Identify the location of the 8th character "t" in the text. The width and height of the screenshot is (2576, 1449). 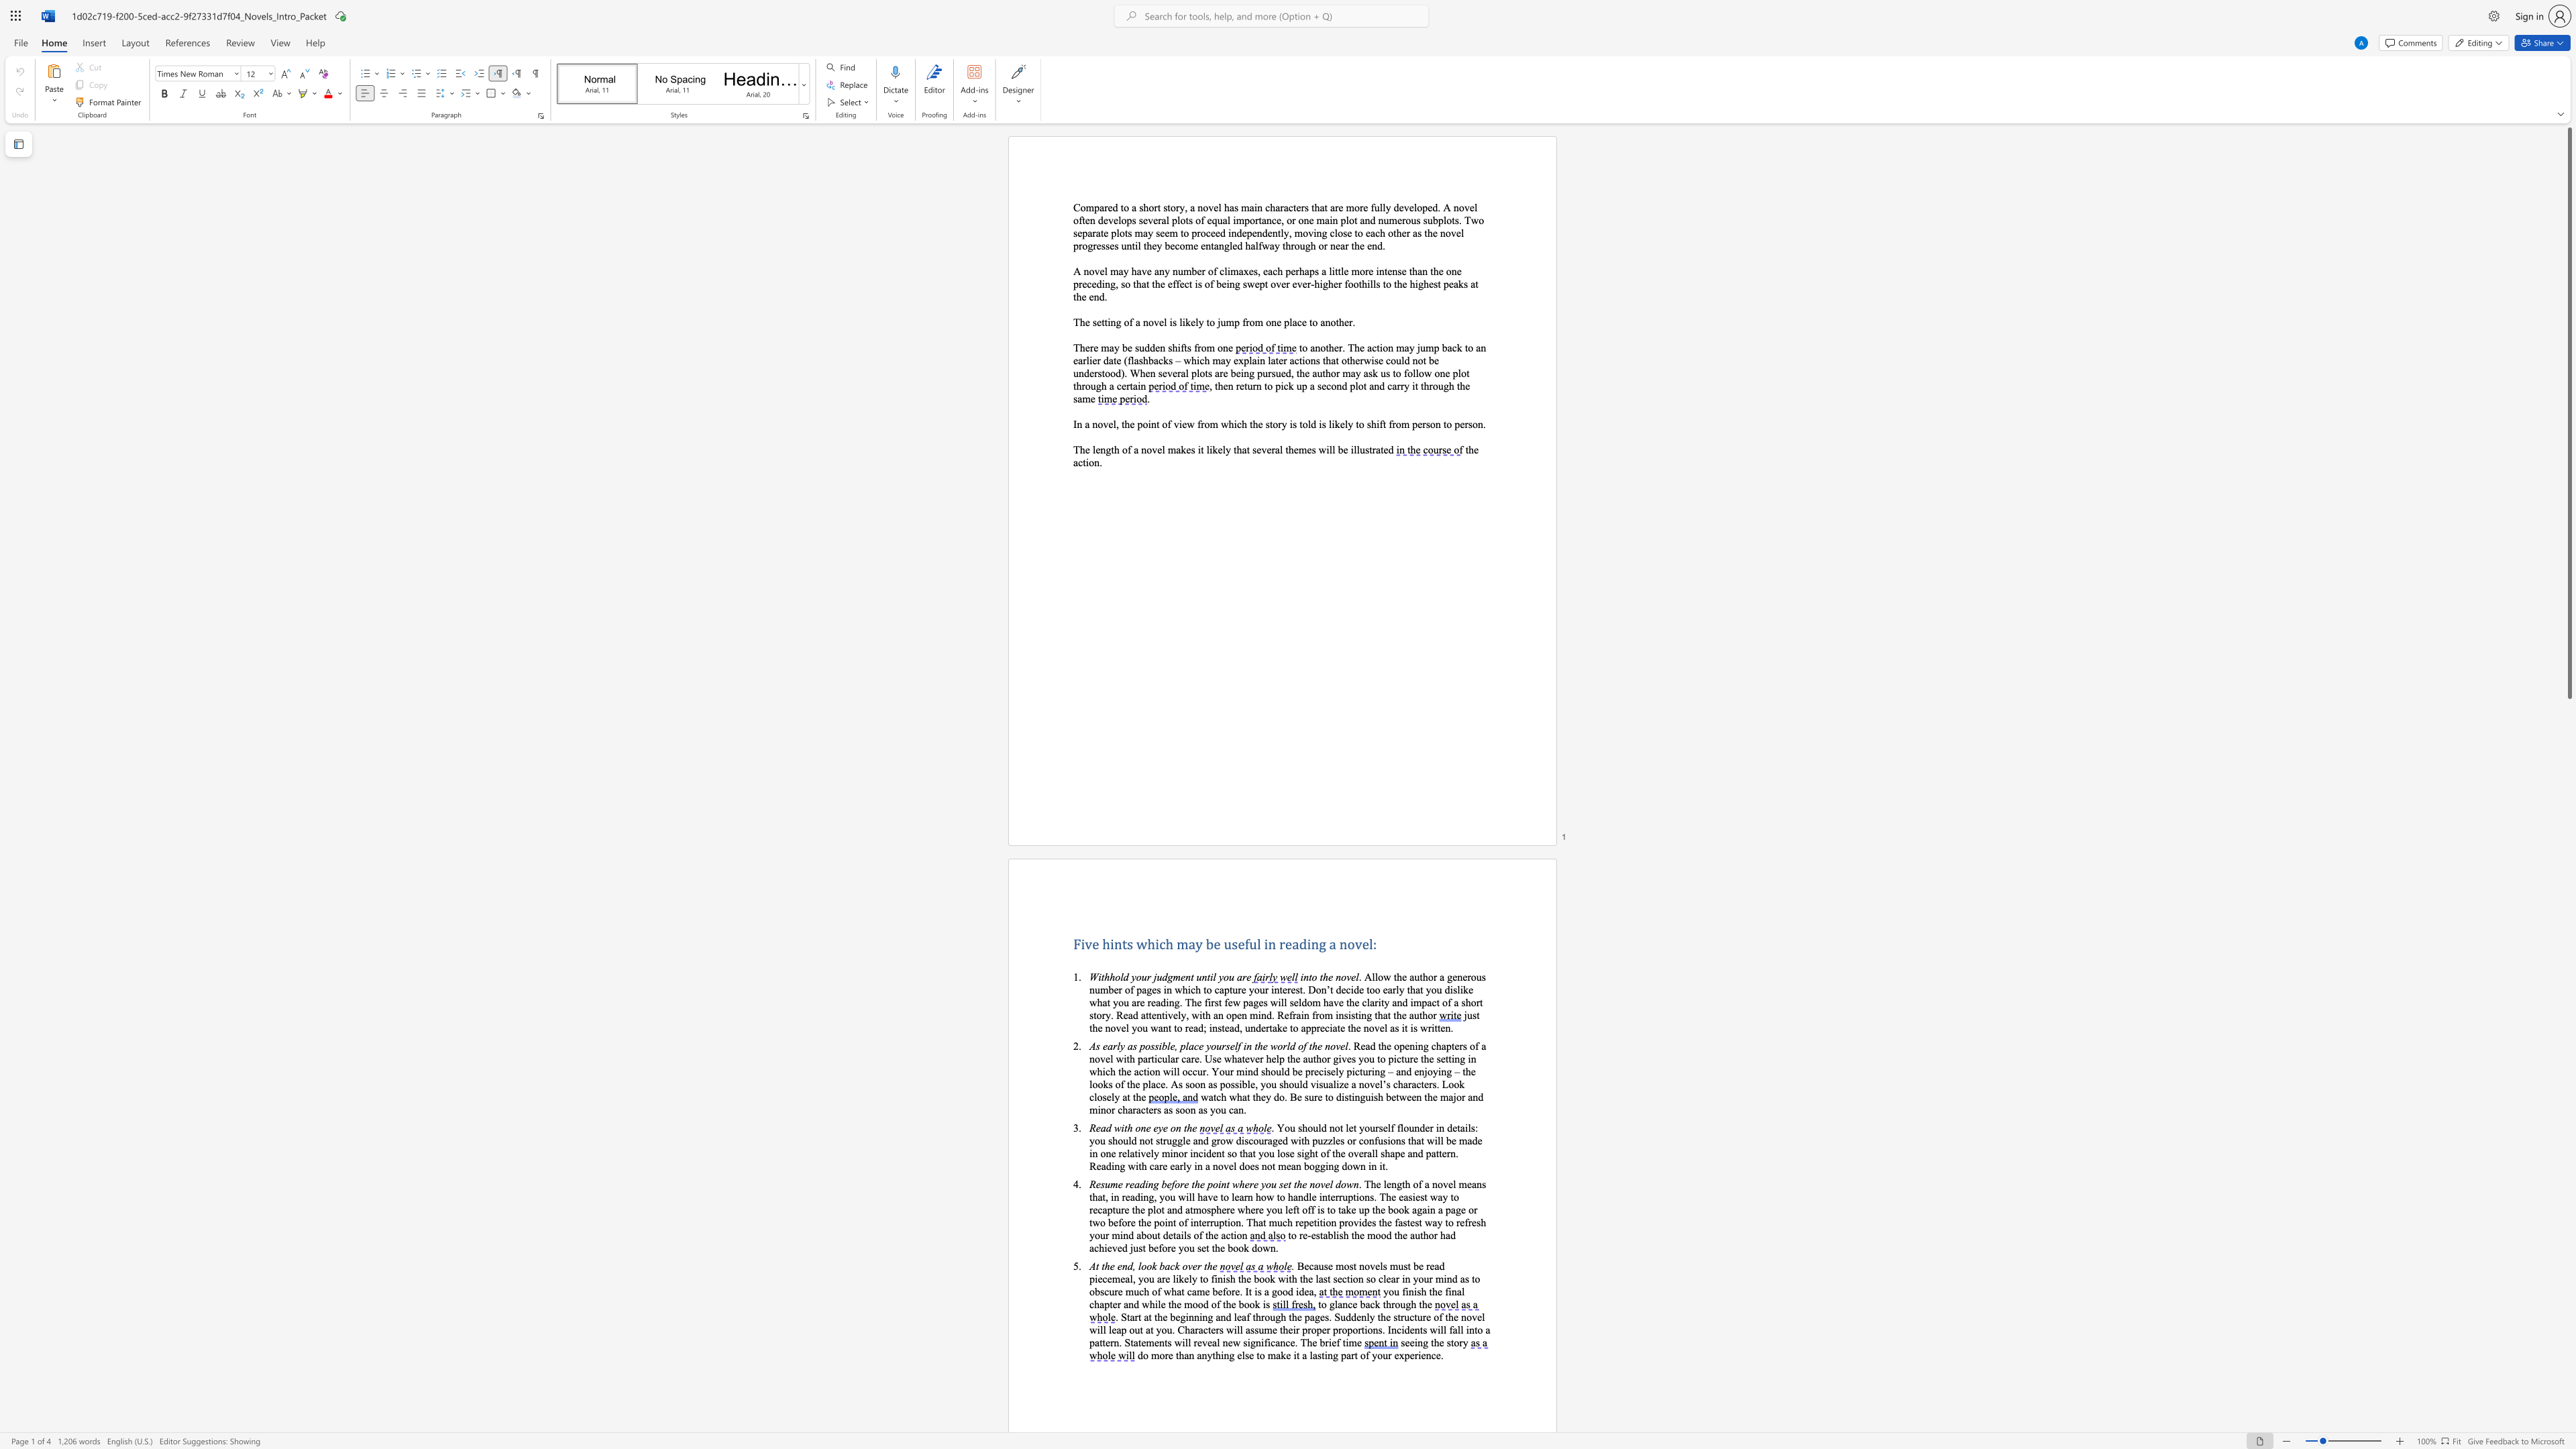
(1146, 1108).